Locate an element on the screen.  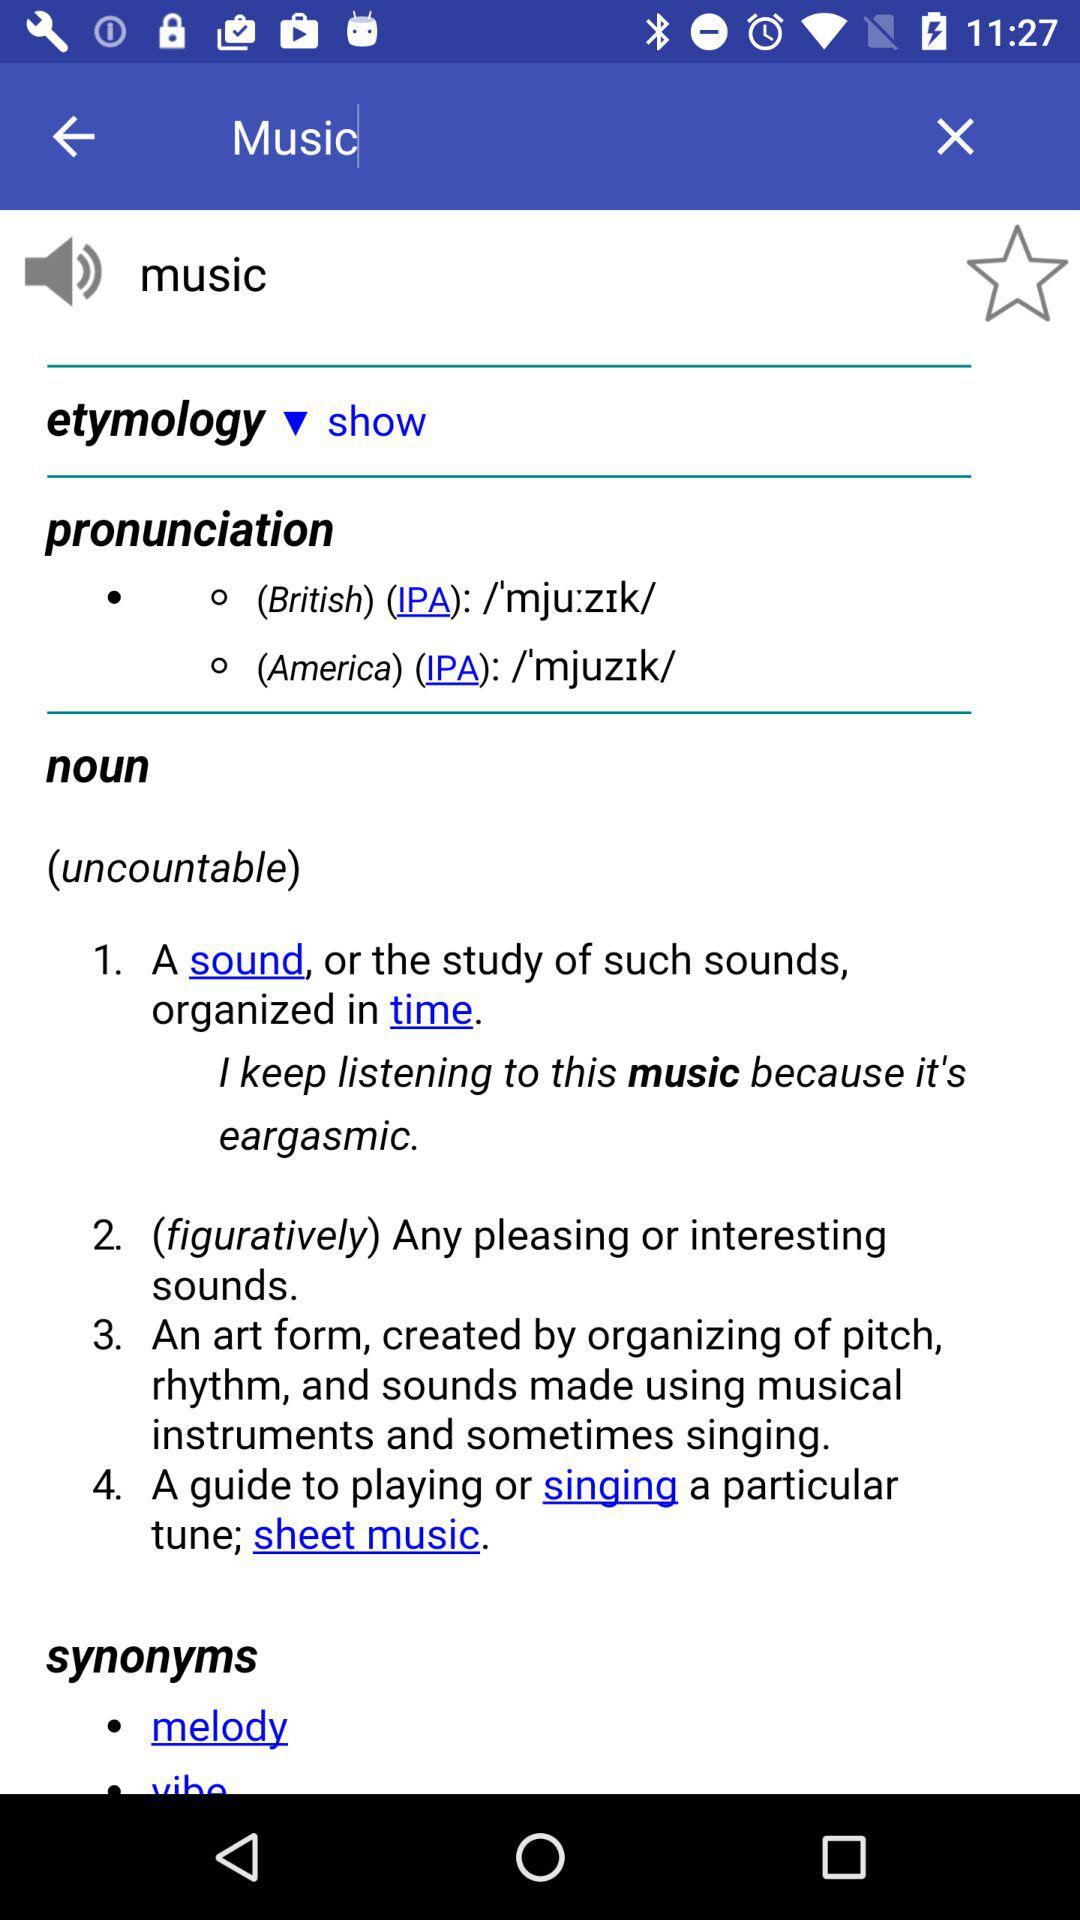
the star icon is located at coordinates (1017, 272).